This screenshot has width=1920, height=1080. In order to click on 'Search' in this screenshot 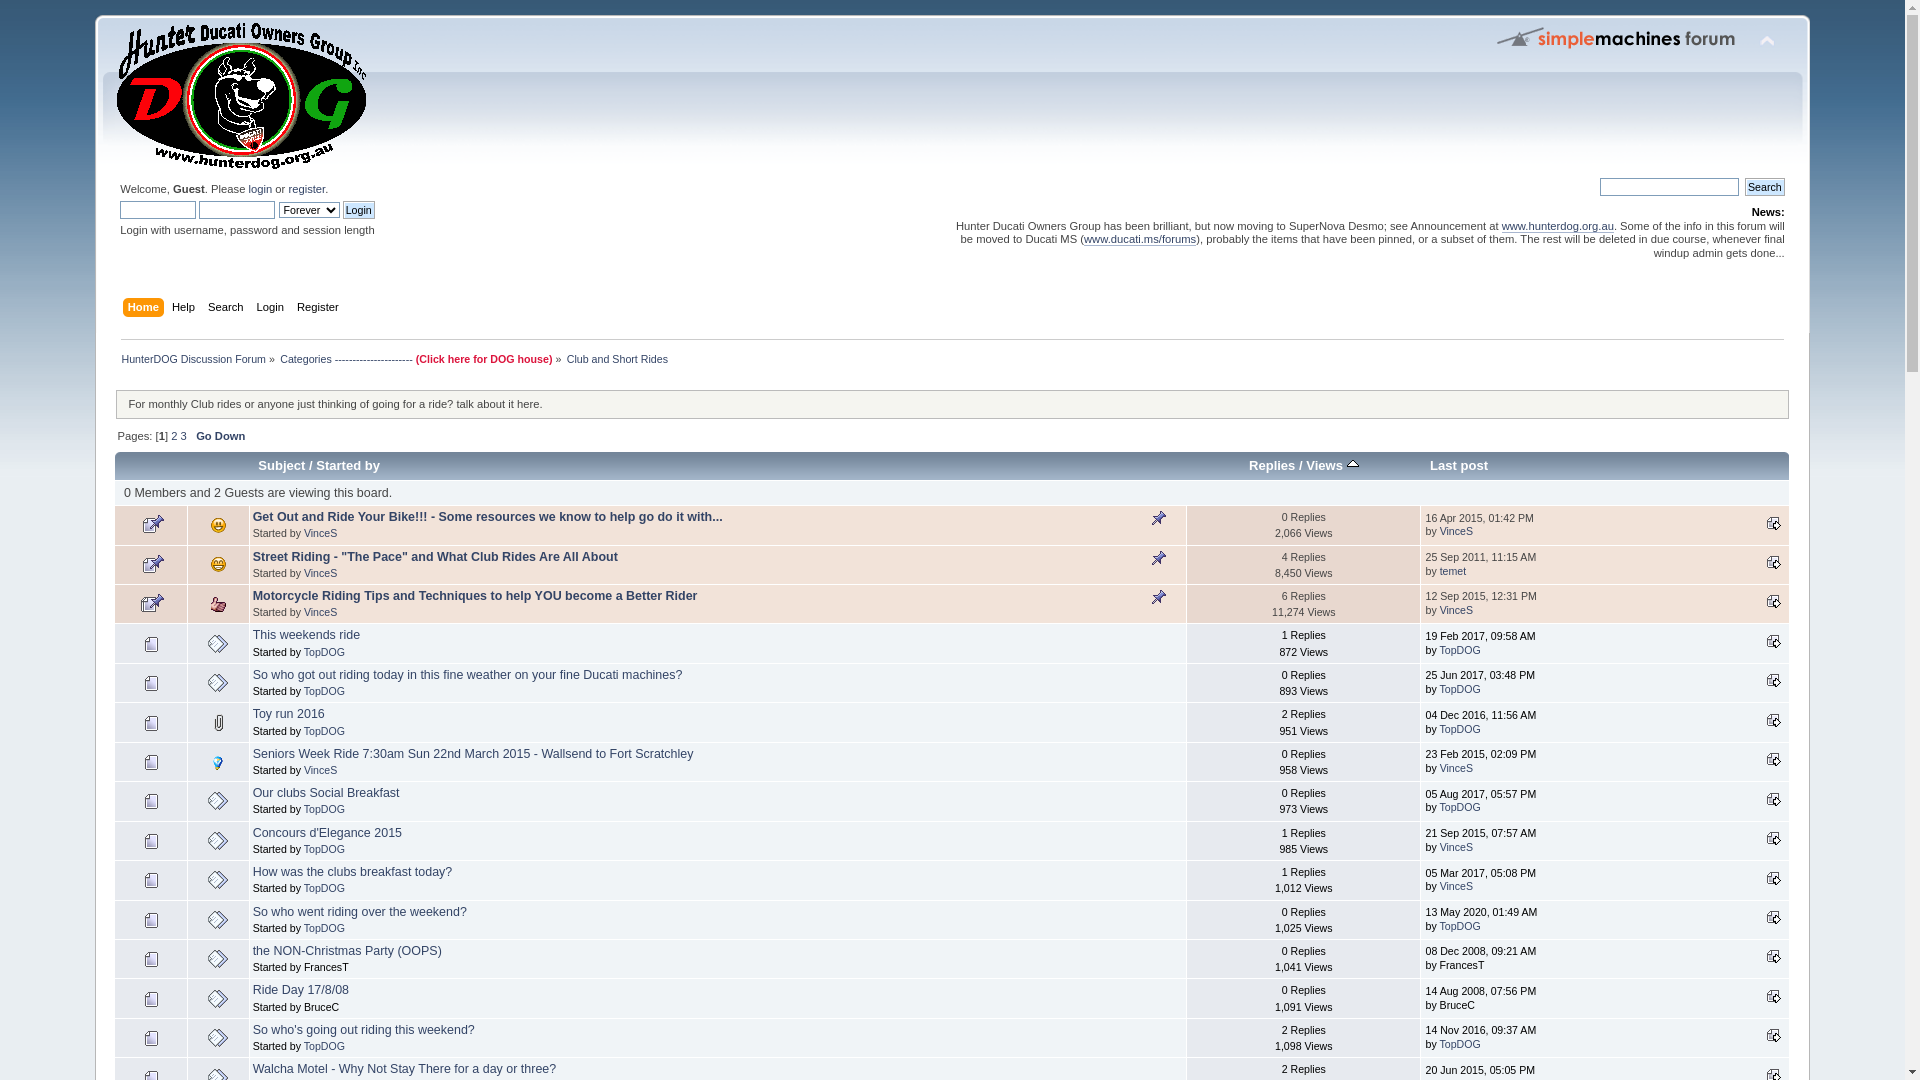, I will do `click(207, 308)`.